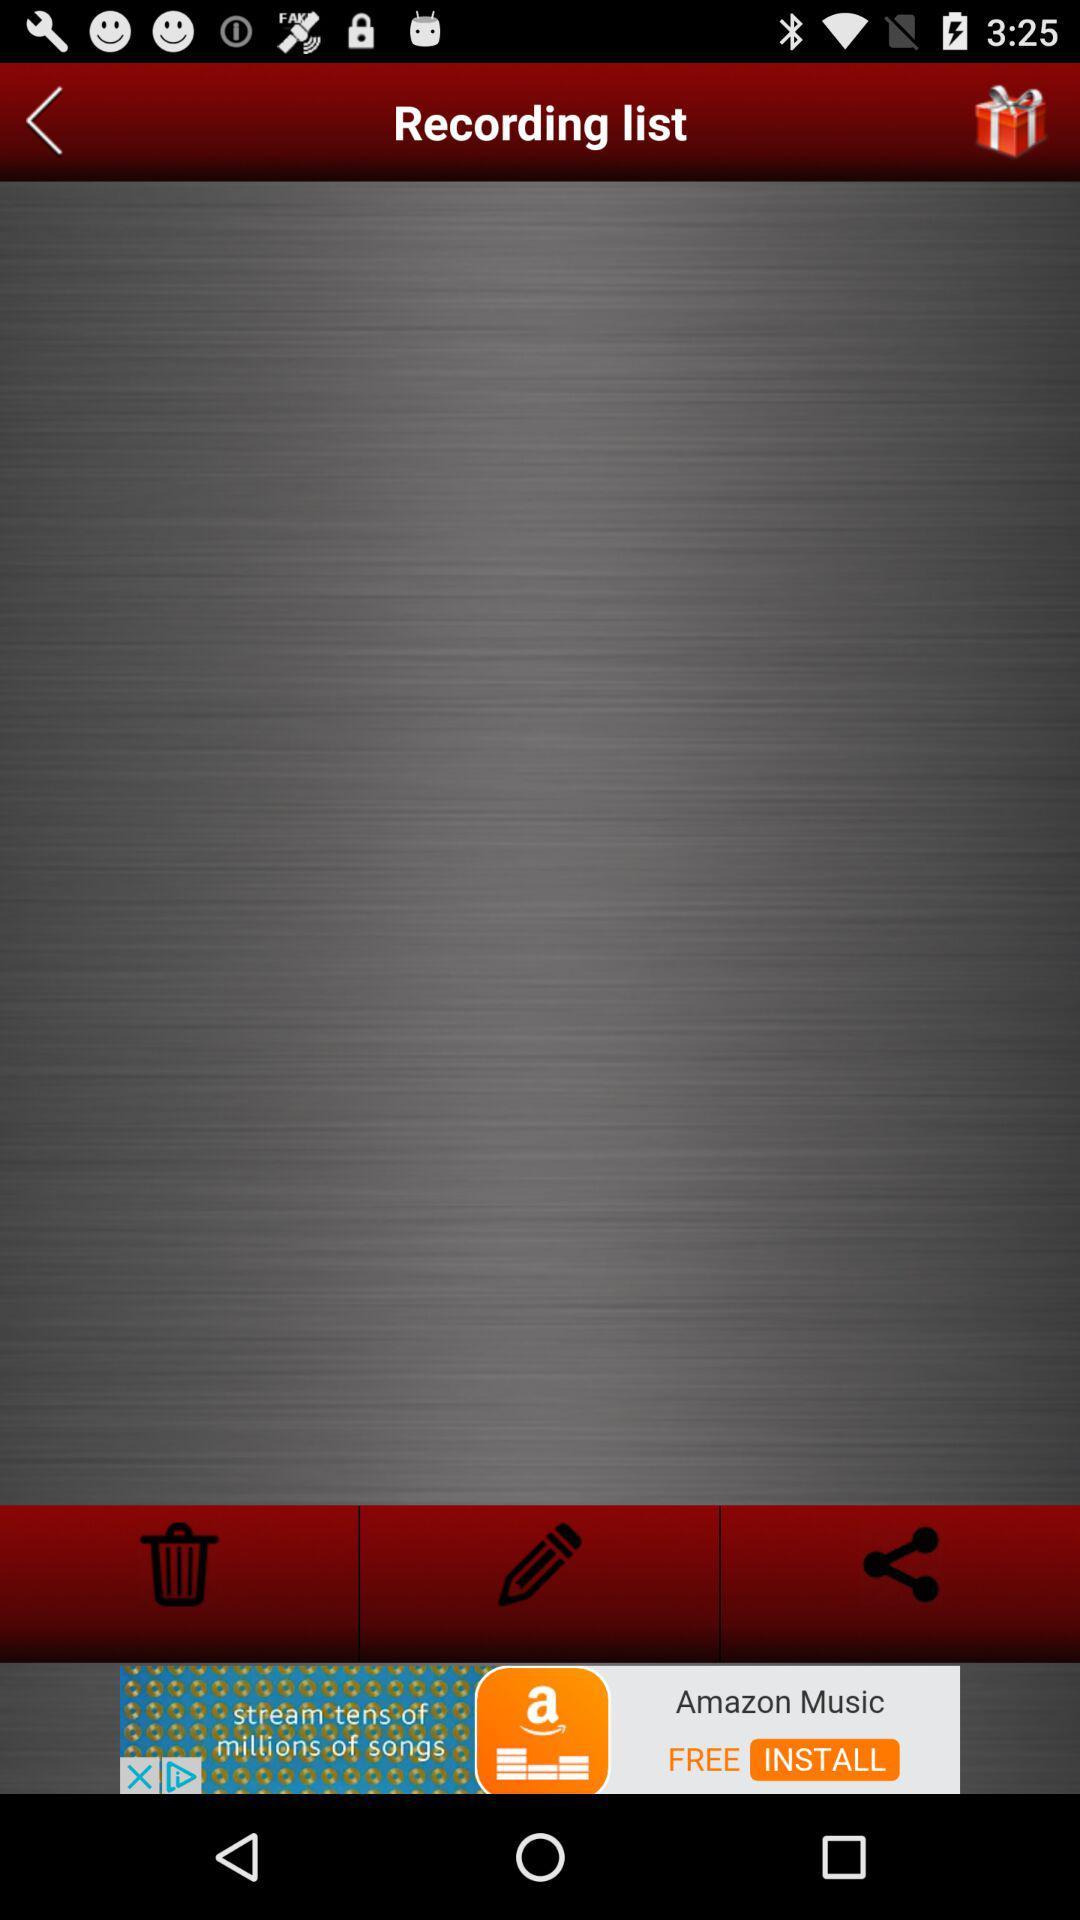  What do you see at coordinates (540, 1727) in the screenshot?
I see `join amazon music` at bounding box center [540, 1727].